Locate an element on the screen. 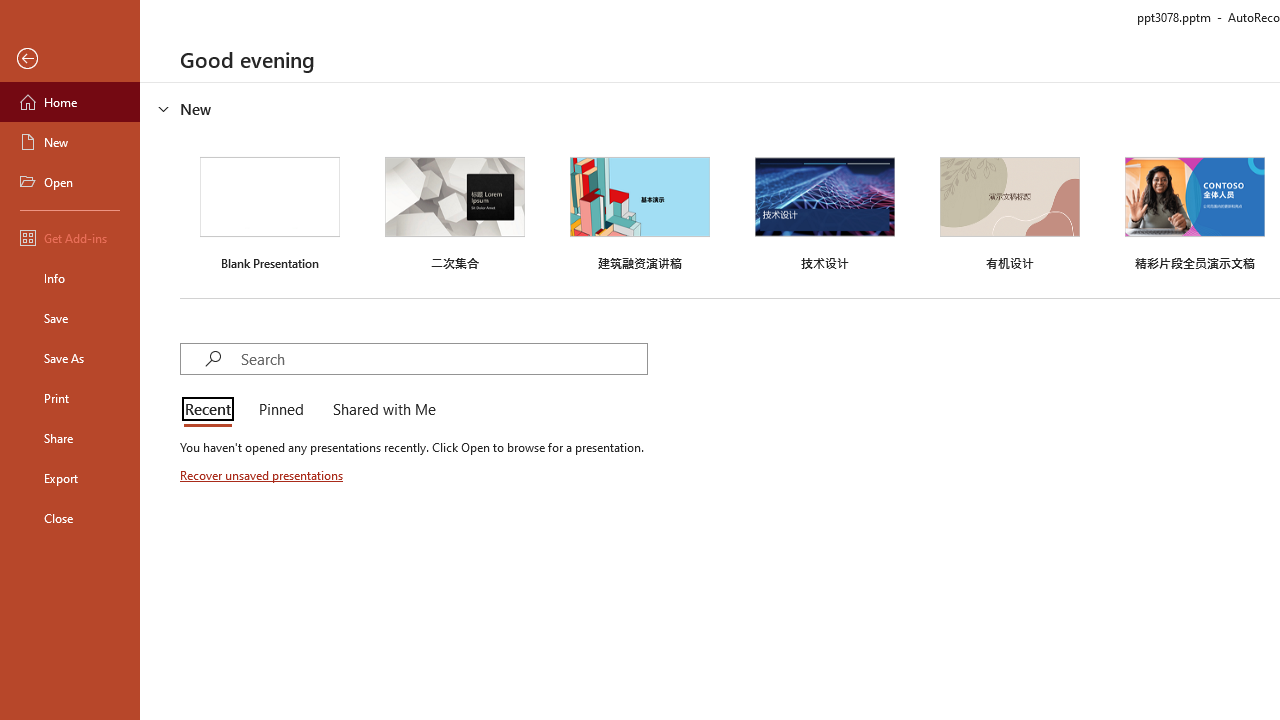 Image resolution: width=1280 pixels, height=720 pixels. 'Hide or show region' is located at coordinates (164, 109).